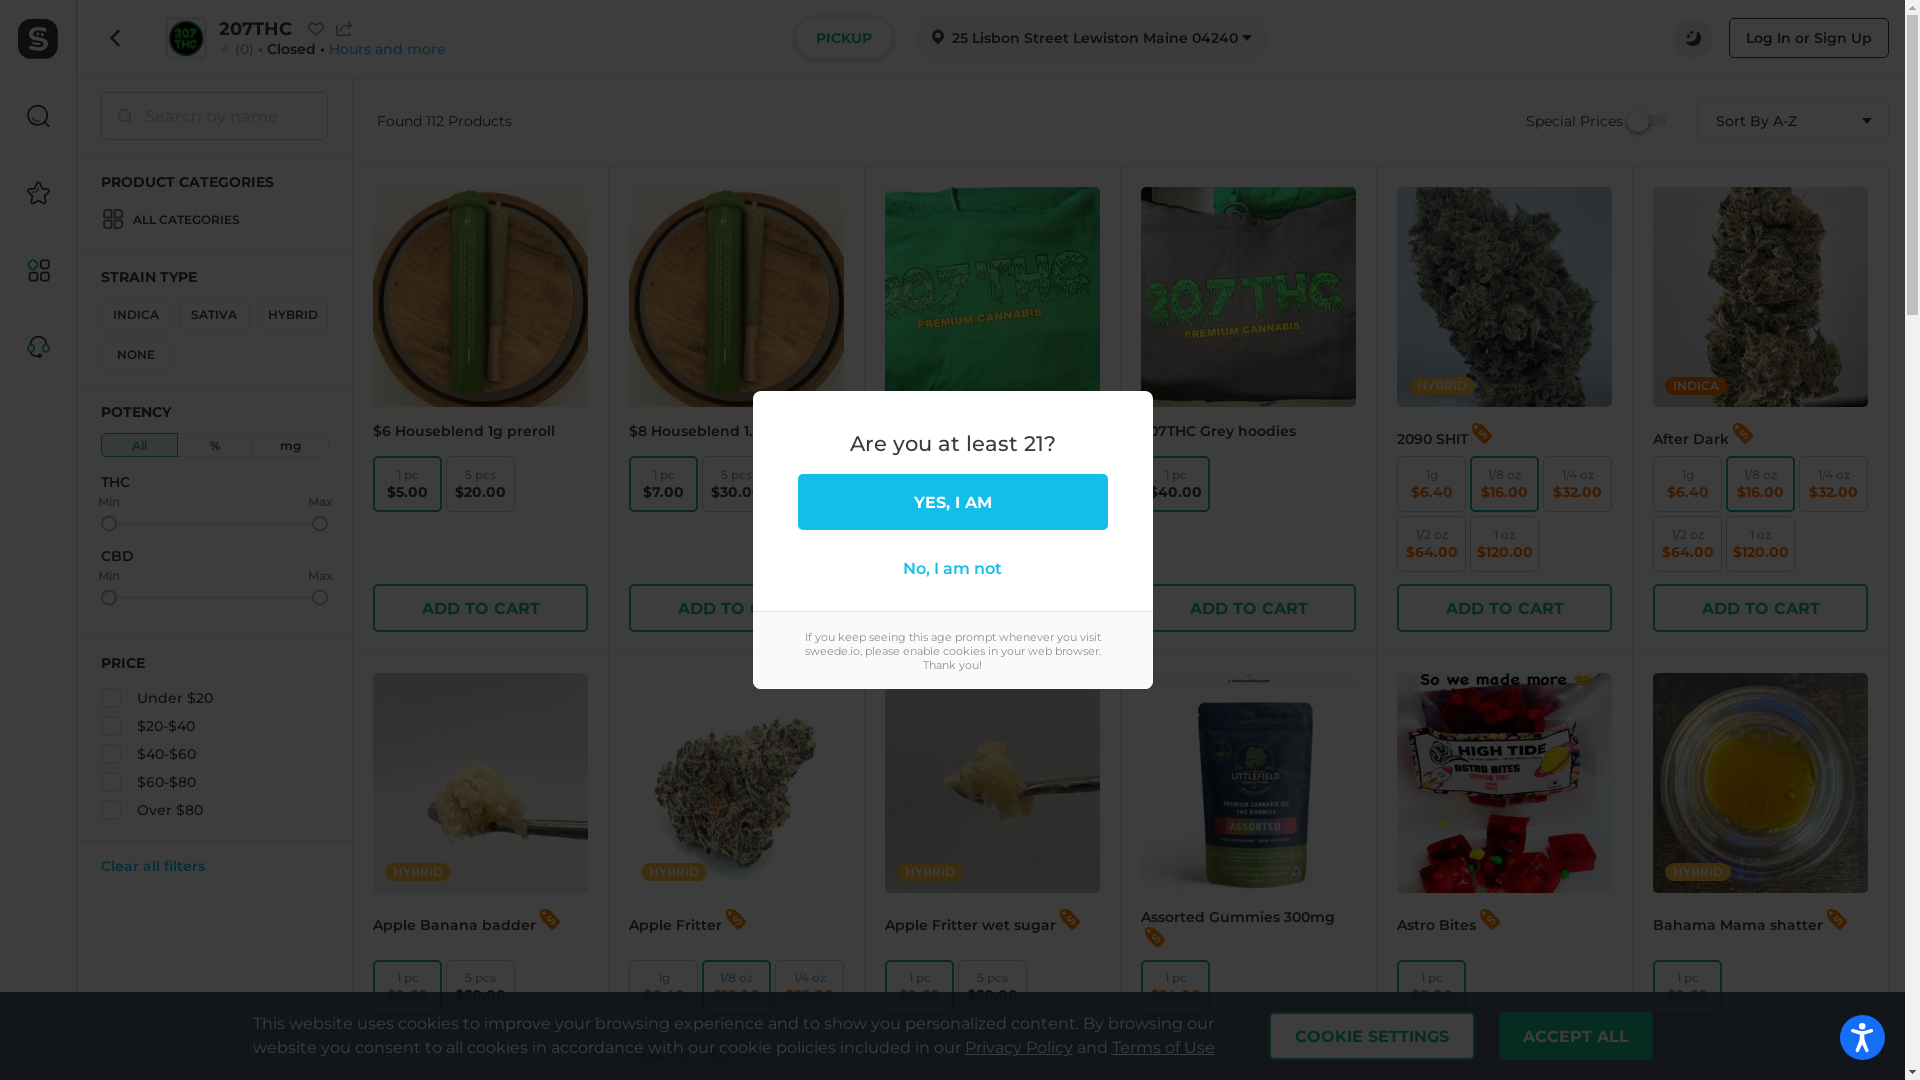  I want to click on '207THC Grey hoodies, so click(1247, 408).